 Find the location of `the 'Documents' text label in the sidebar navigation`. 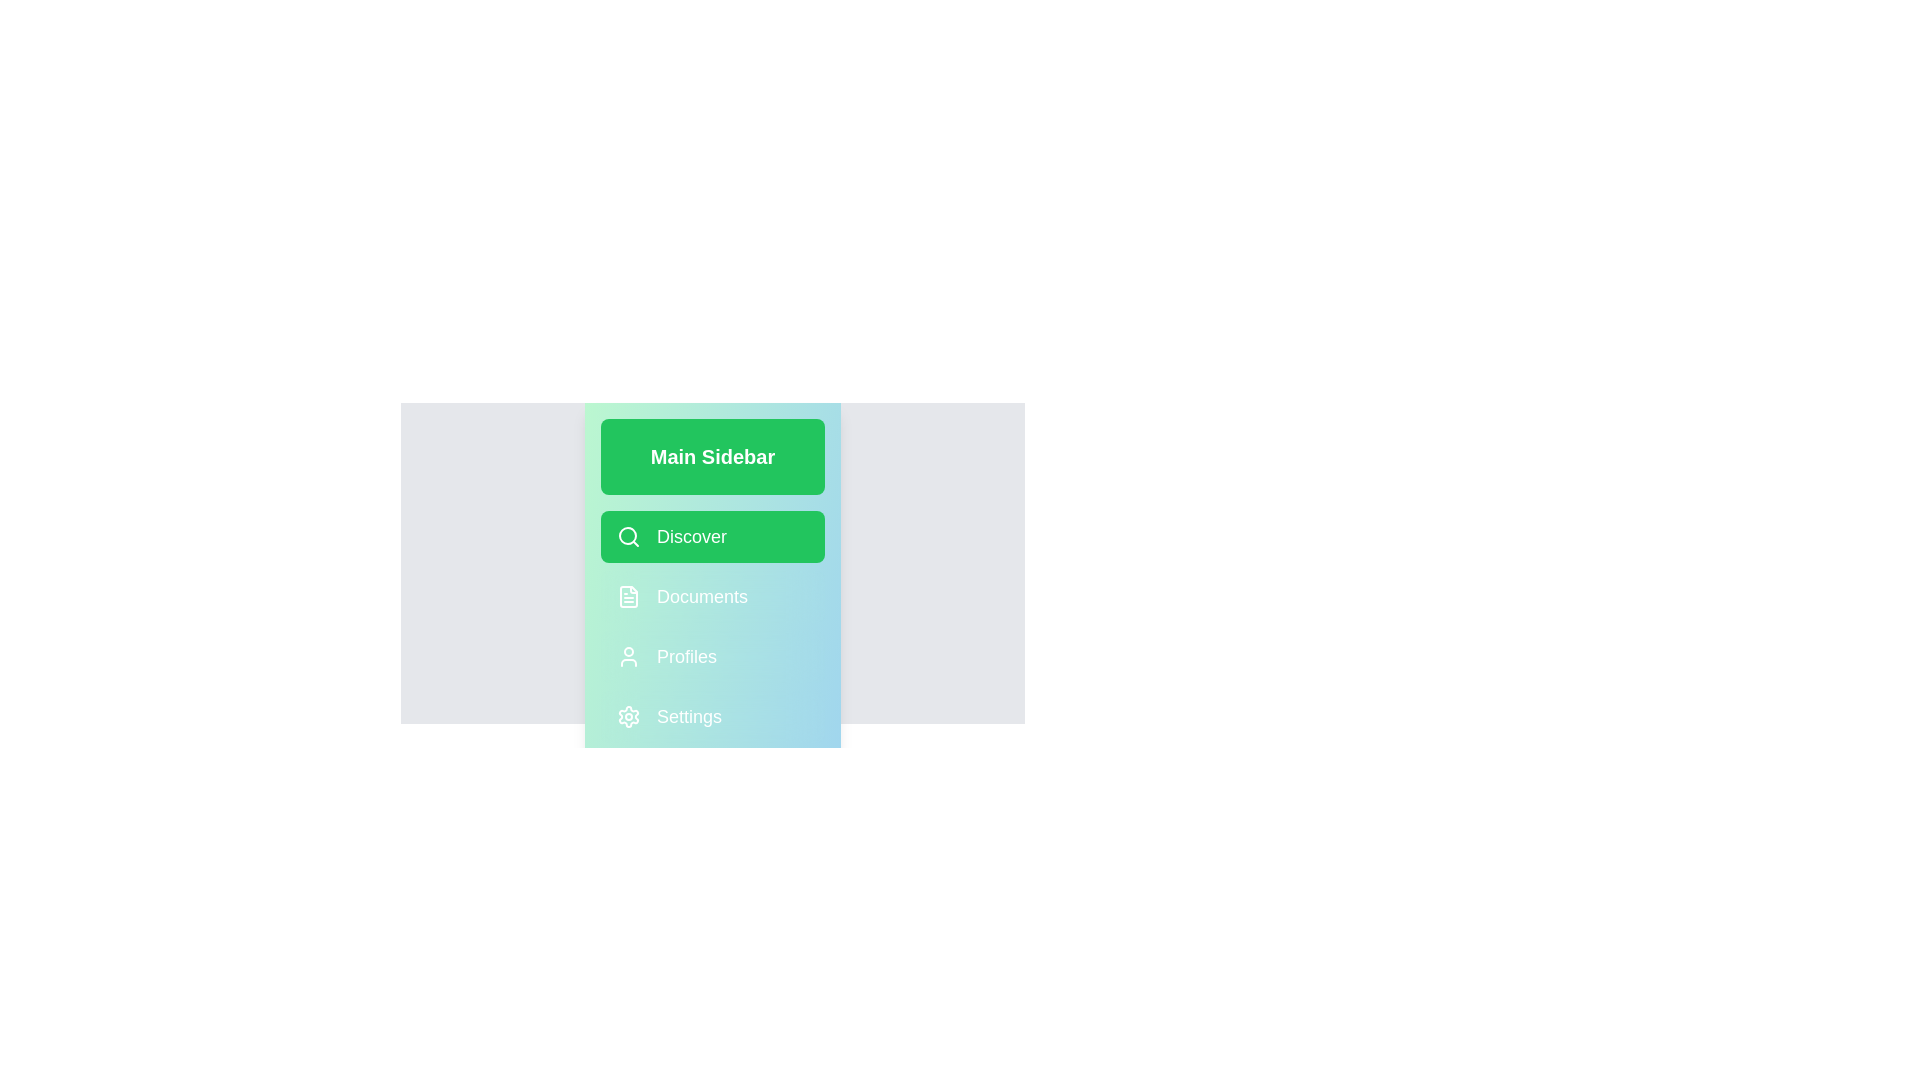

the 'Documents' text label in the sidebar navigation is located at coordinates (702, 596).